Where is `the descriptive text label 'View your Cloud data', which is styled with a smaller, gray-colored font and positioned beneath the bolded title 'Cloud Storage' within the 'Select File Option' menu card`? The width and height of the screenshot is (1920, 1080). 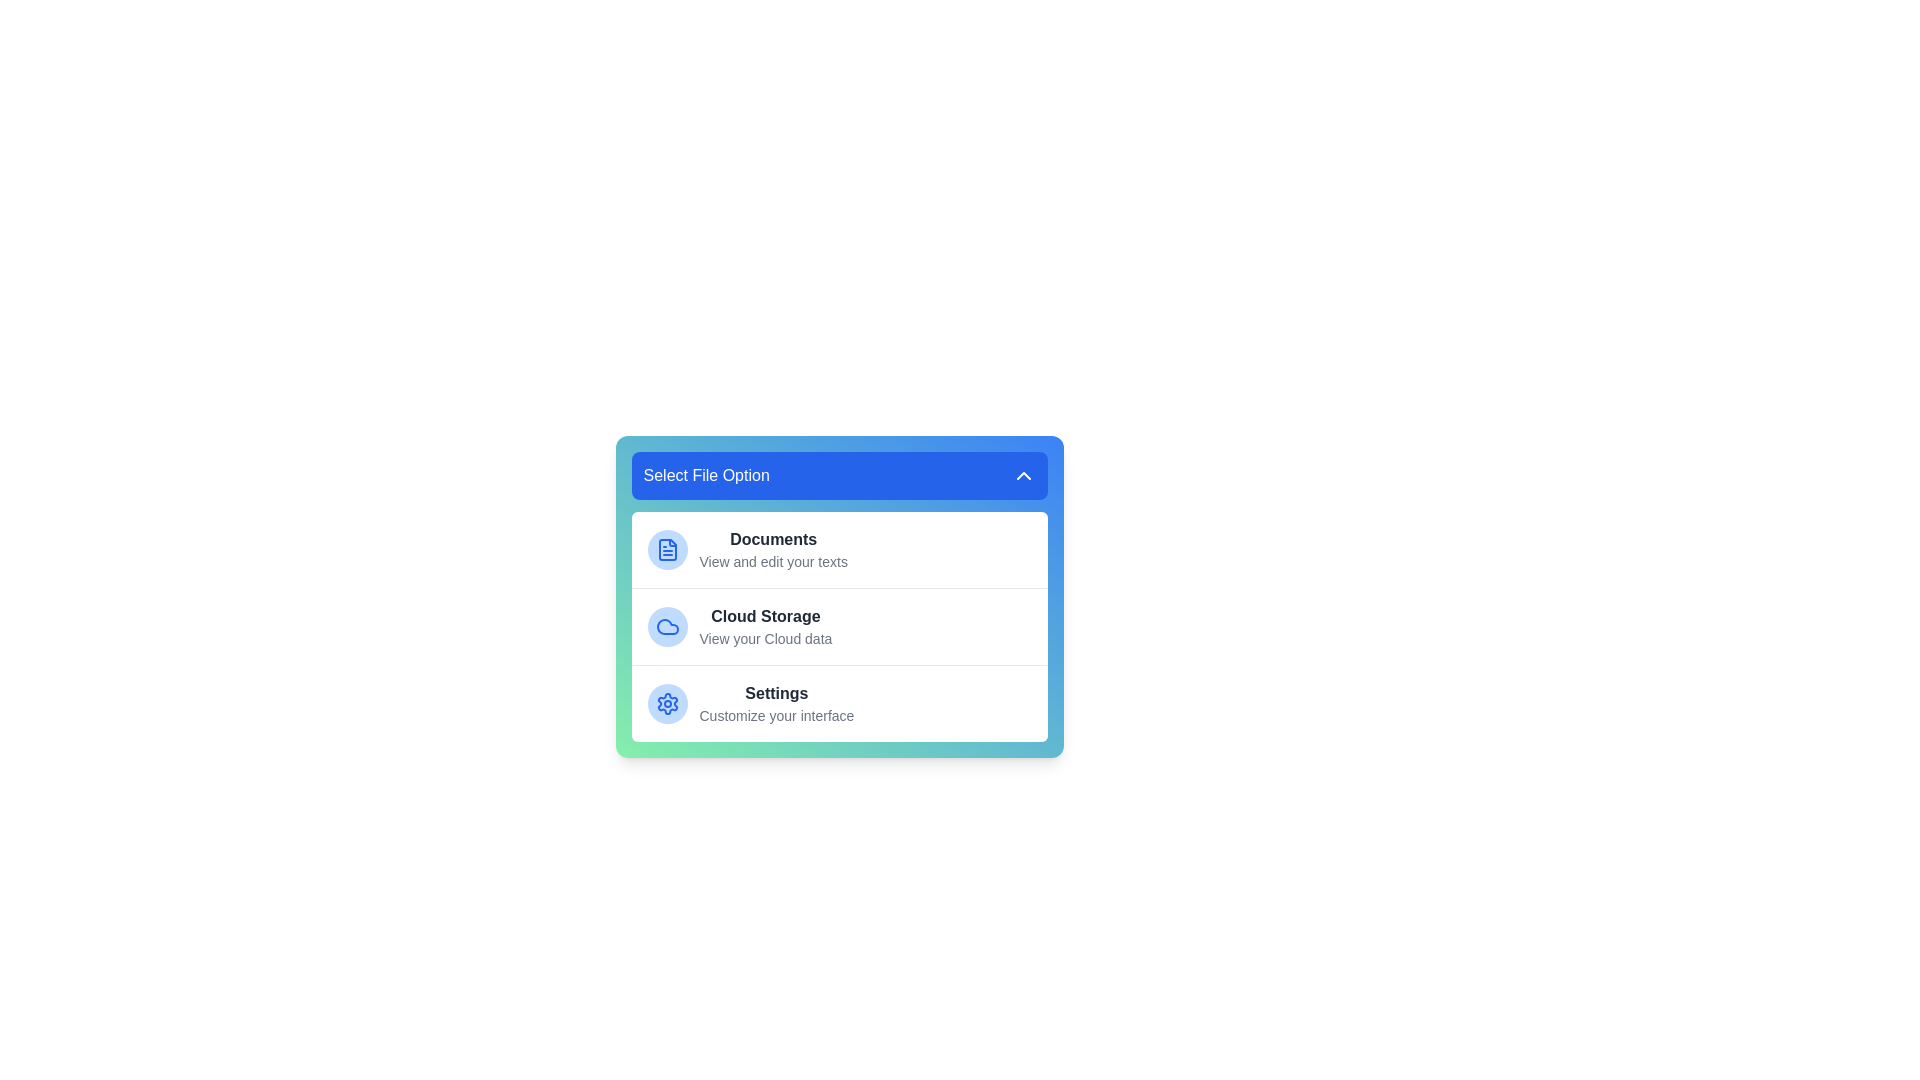
the descriptive text label 'View your Cloud data', which is styled with a smaller, gray-colored font and positioned beneath the bolded title 'Cloud Storage' within the 'Select File Option' menu card is located at coordinates (764, 639).